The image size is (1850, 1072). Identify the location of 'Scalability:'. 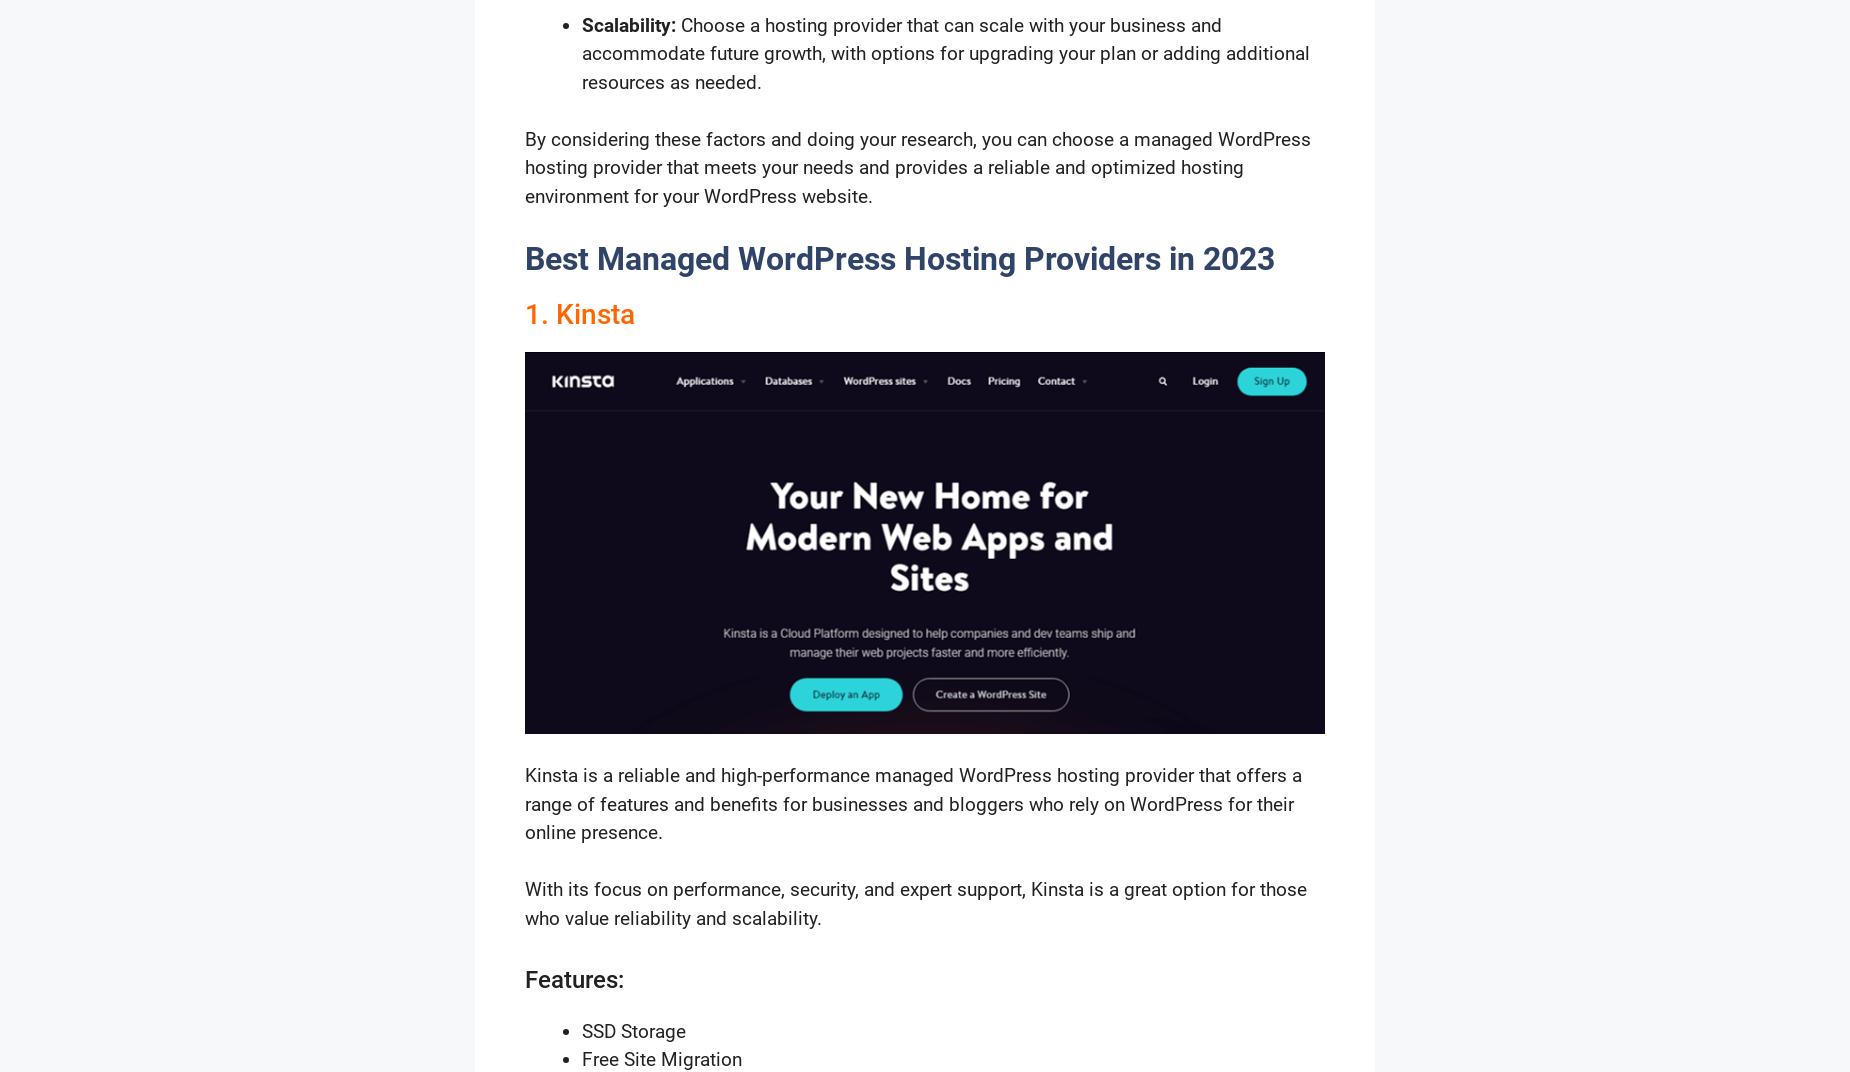
(629, 23).